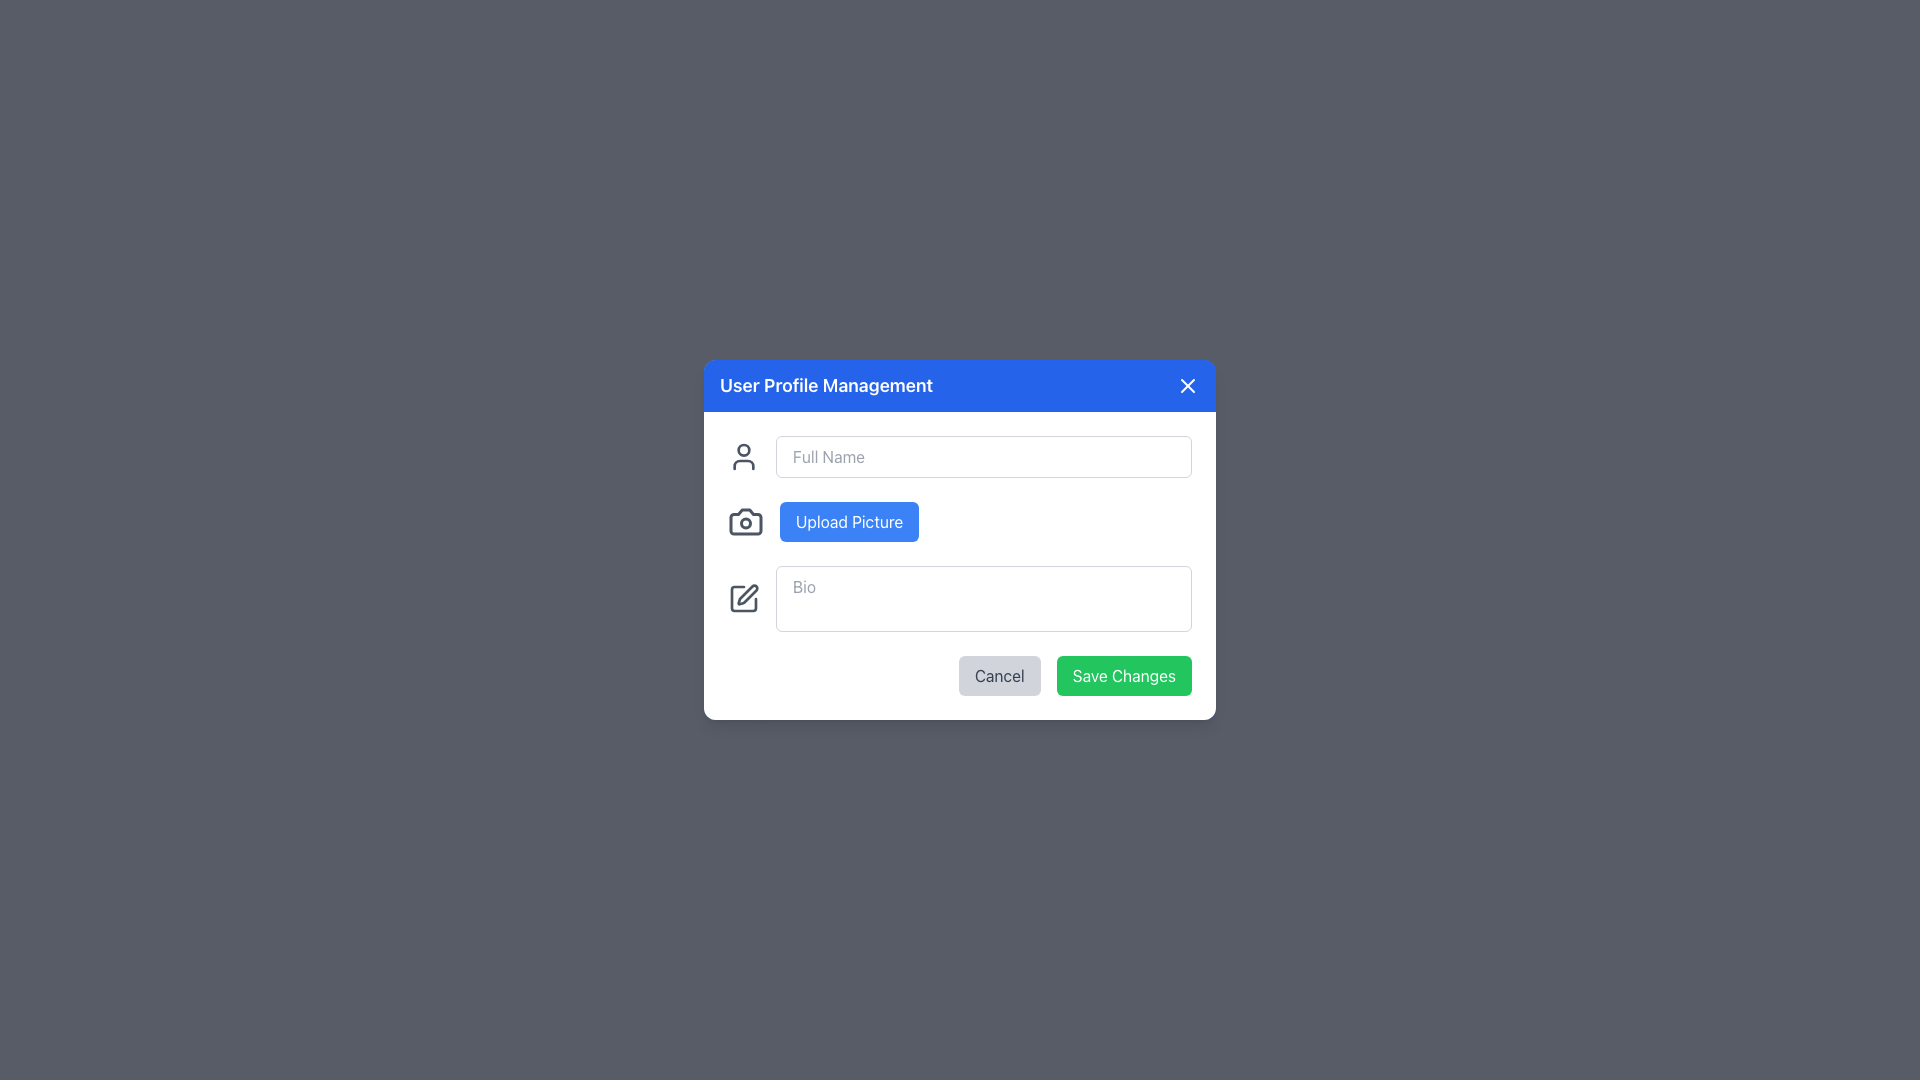  Describe the element at coordinates (747, 593) in the screenshot. I see `the pen/editing tool icon located below the user icon and above the bio text box in the user profile management interface` at that location.